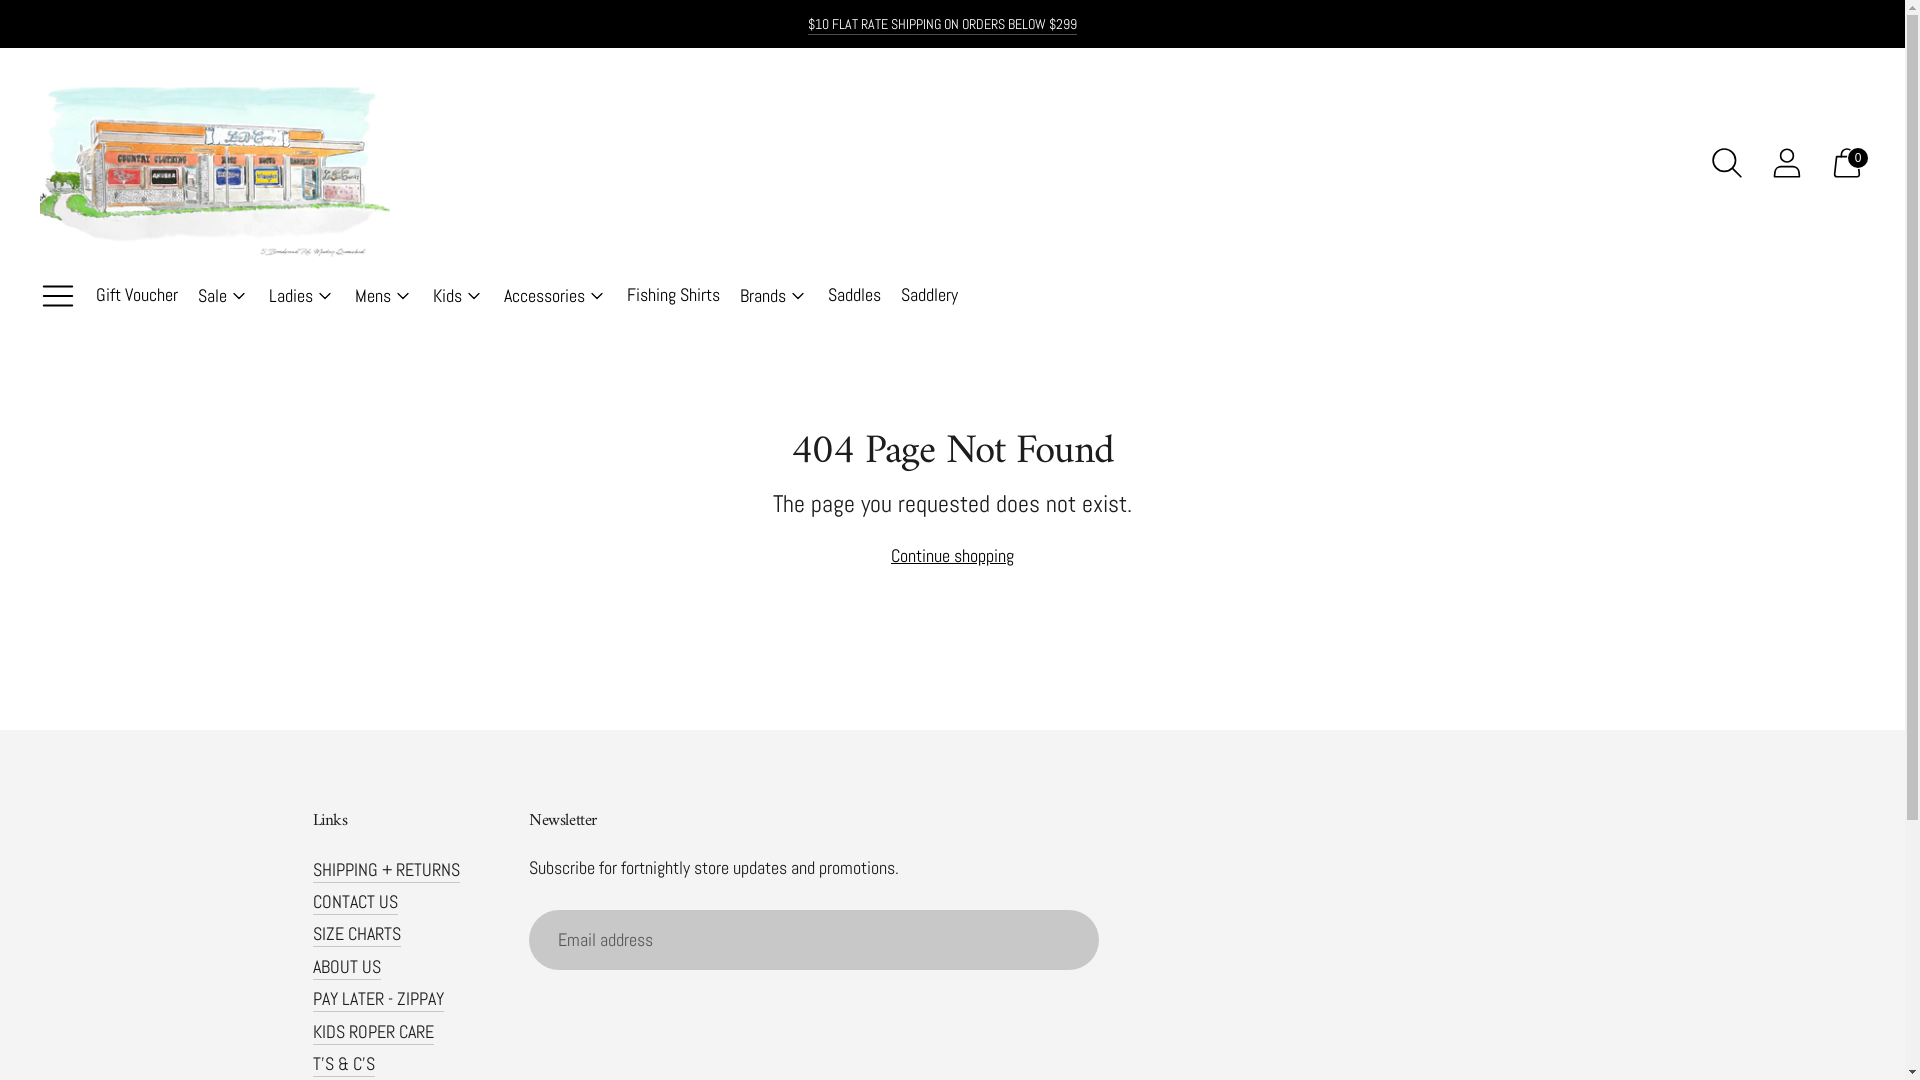 This screenshot has width=1920, height=1080. What do you see at coordinates (385, 868) in the screenshot?
I see `'SHIPPING + RETURNS'` at bounding box center [385, 868].